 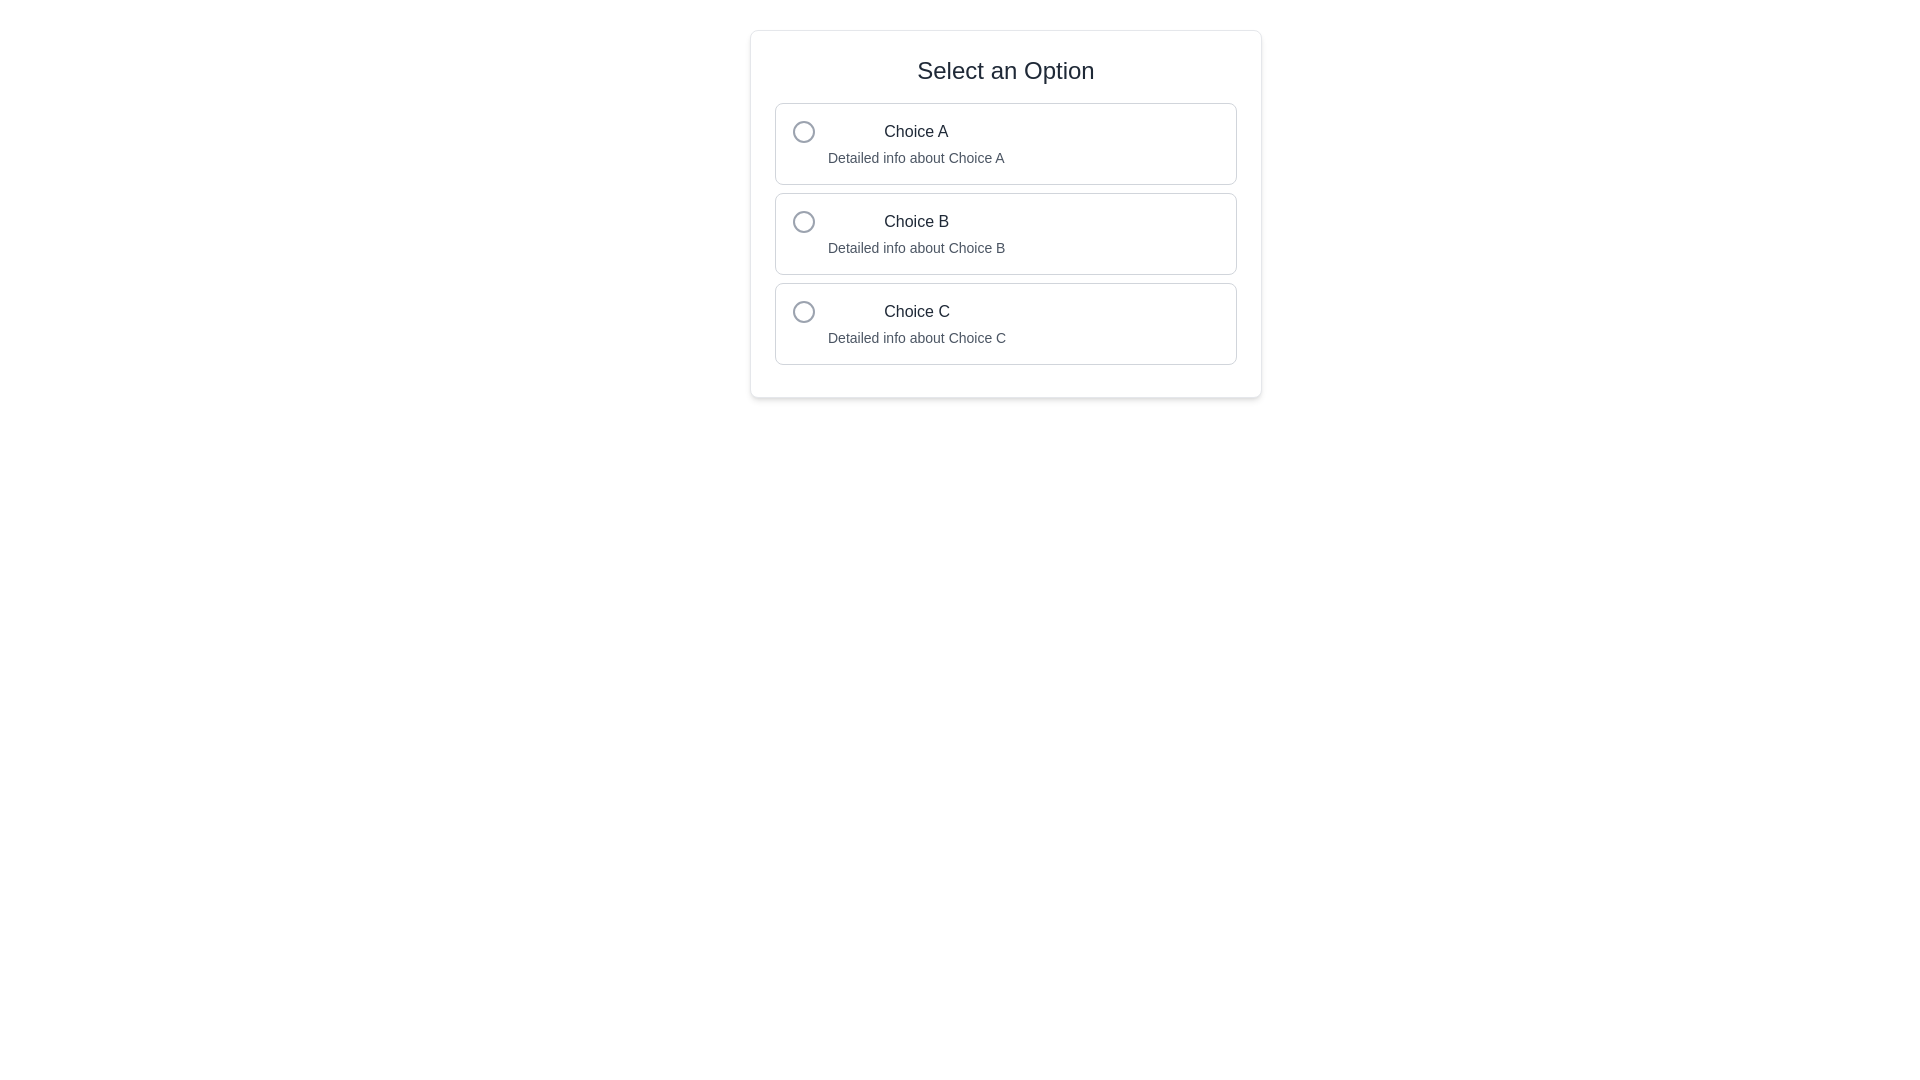 I want to click on the text label providing descriptive information about 'Choice B', located directly beneath 'Choice B' in the vertical list of choices, so click(x=915, y=246).